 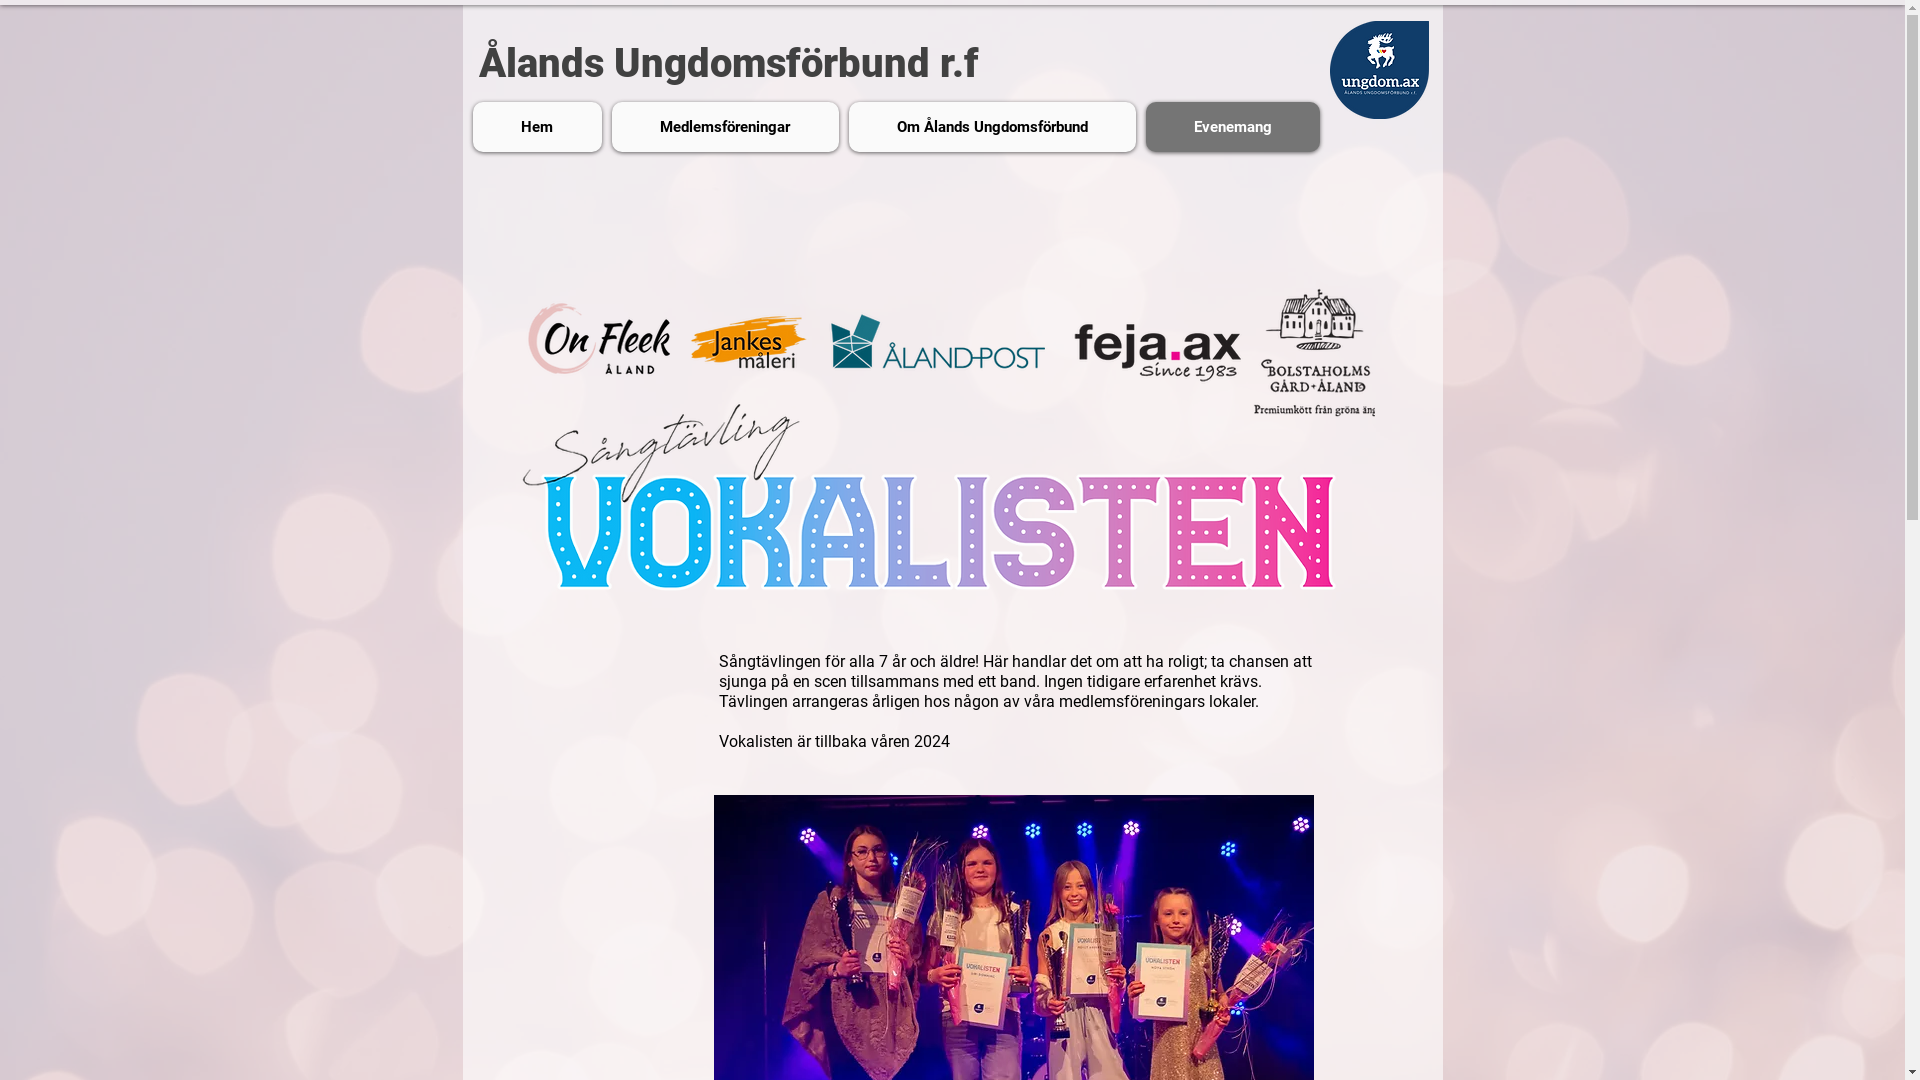 I want to click on 'Evenemang', so click(x=1232, y=127).